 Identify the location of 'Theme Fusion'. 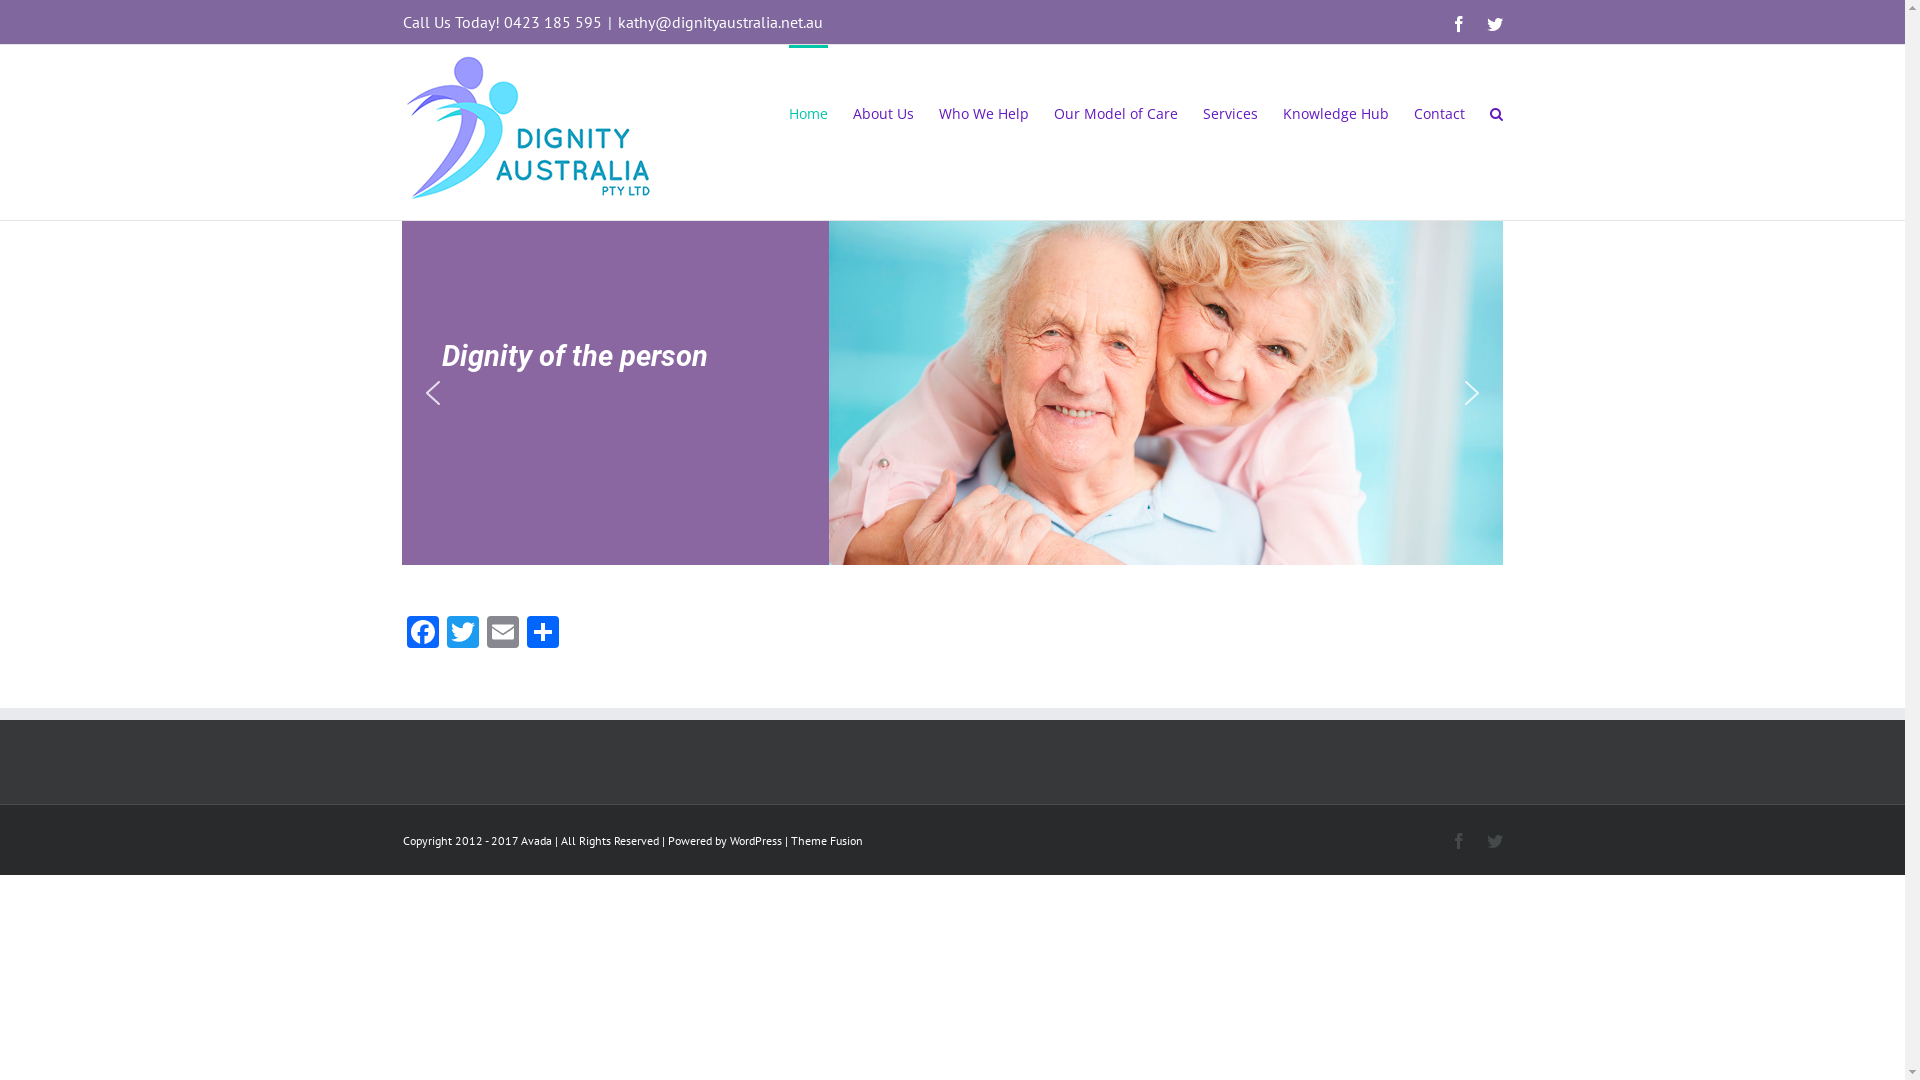
(825, 840).